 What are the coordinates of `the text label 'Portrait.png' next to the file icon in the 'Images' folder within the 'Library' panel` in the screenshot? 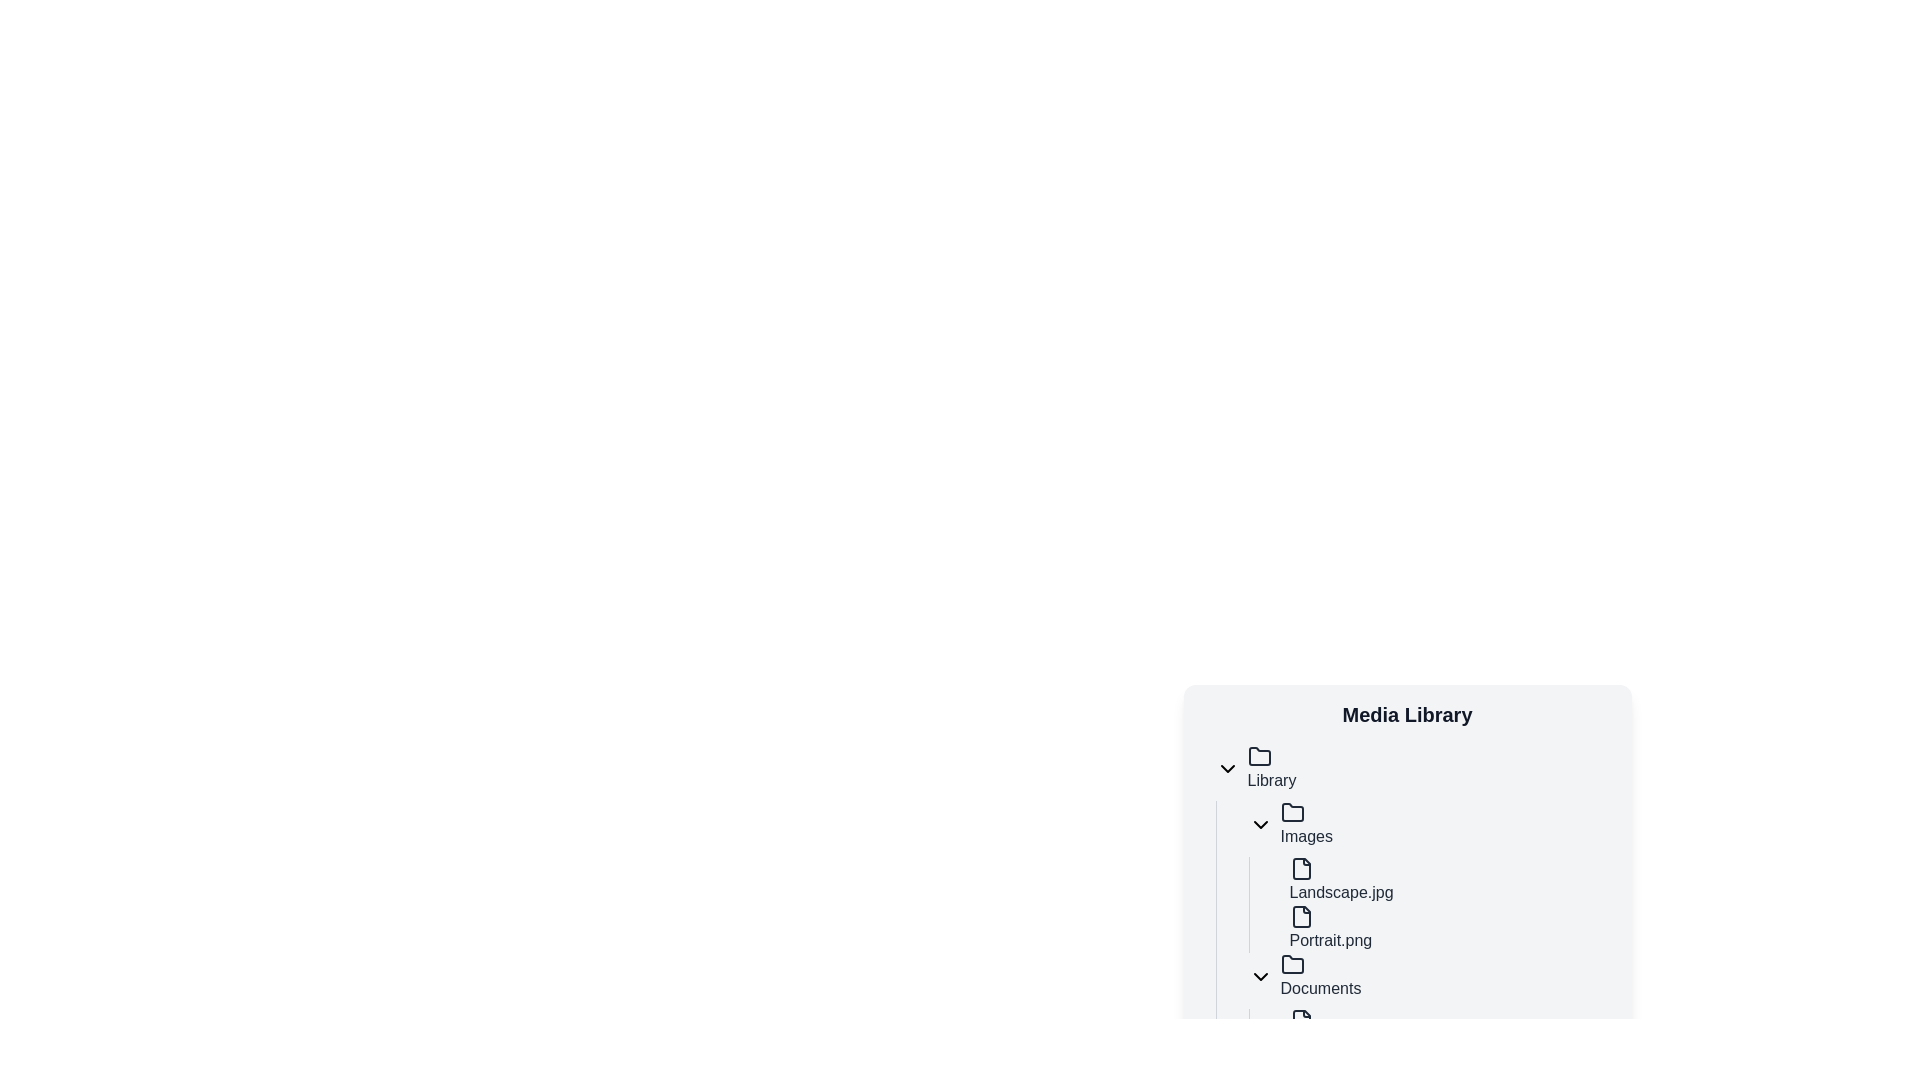 It's located at (1330, 929).